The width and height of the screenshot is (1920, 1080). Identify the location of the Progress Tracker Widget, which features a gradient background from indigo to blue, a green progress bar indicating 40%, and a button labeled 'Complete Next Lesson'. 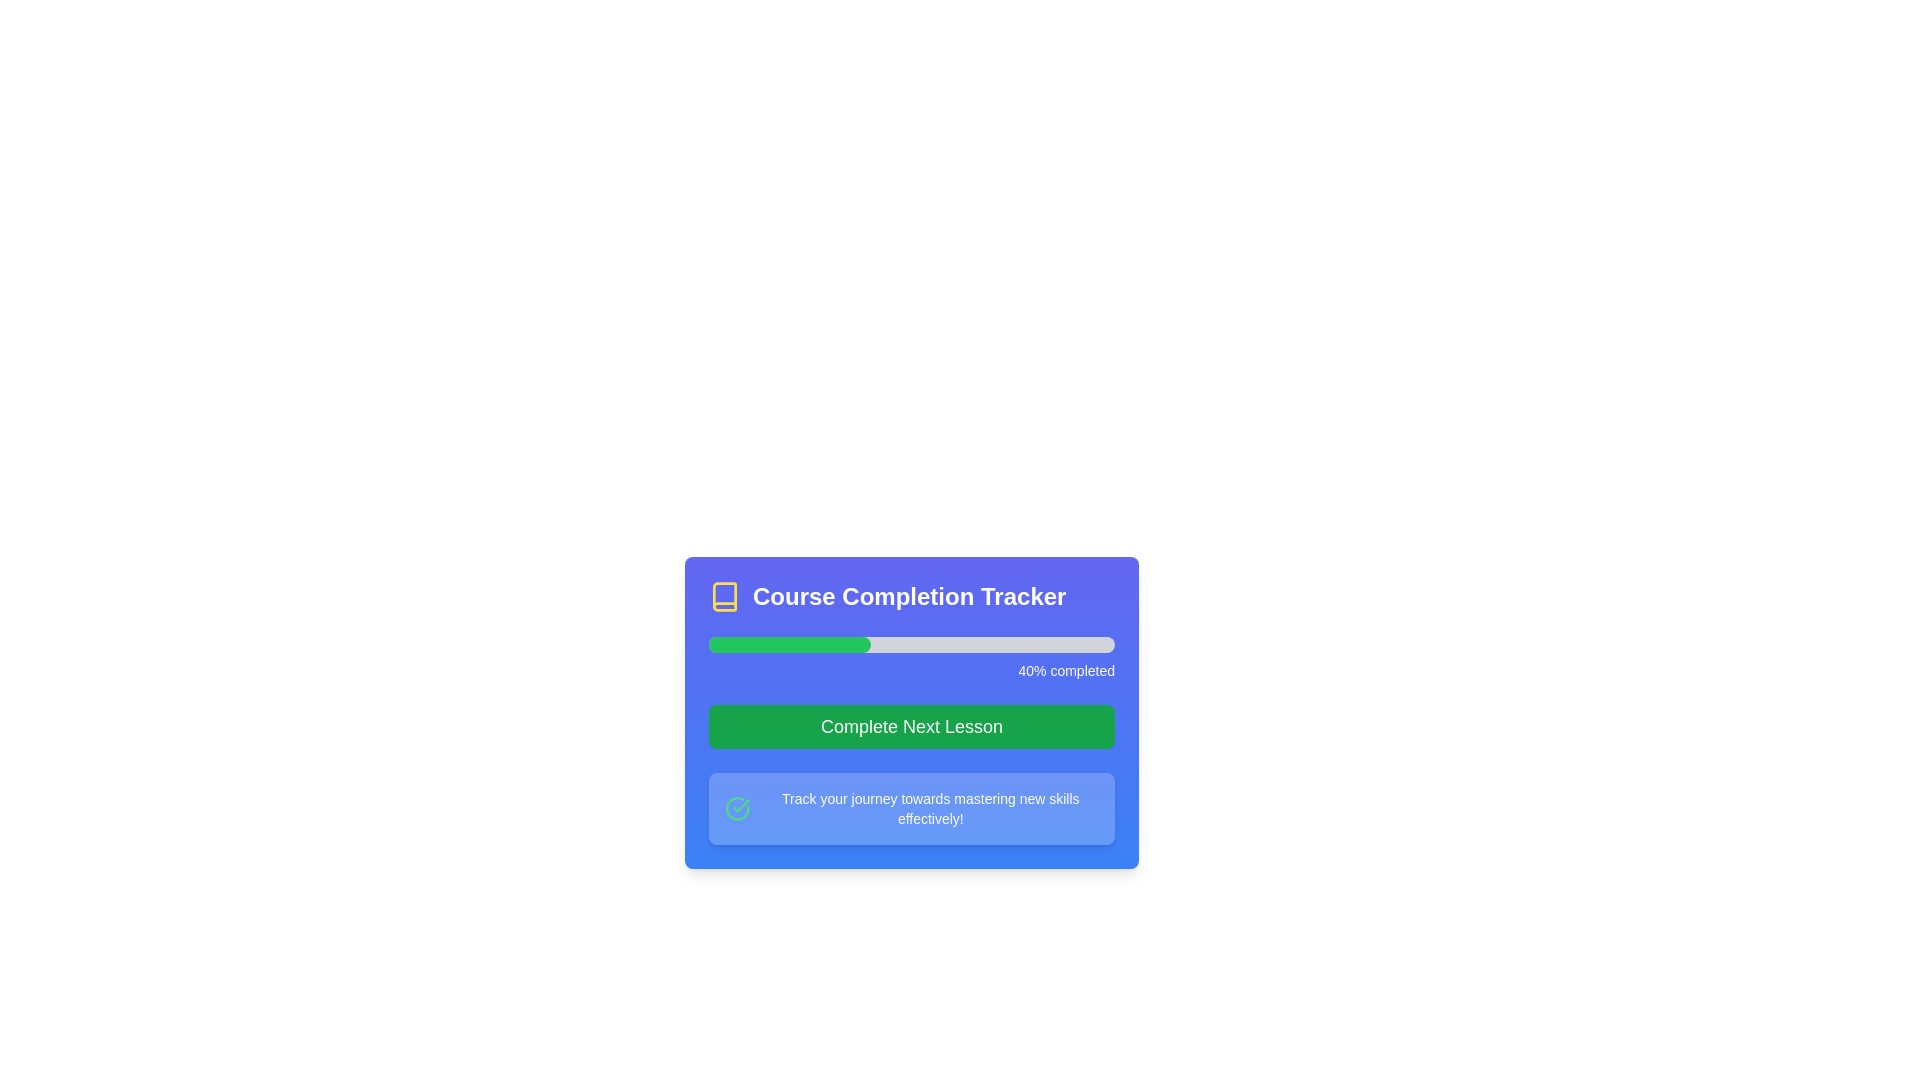
(911, 712).